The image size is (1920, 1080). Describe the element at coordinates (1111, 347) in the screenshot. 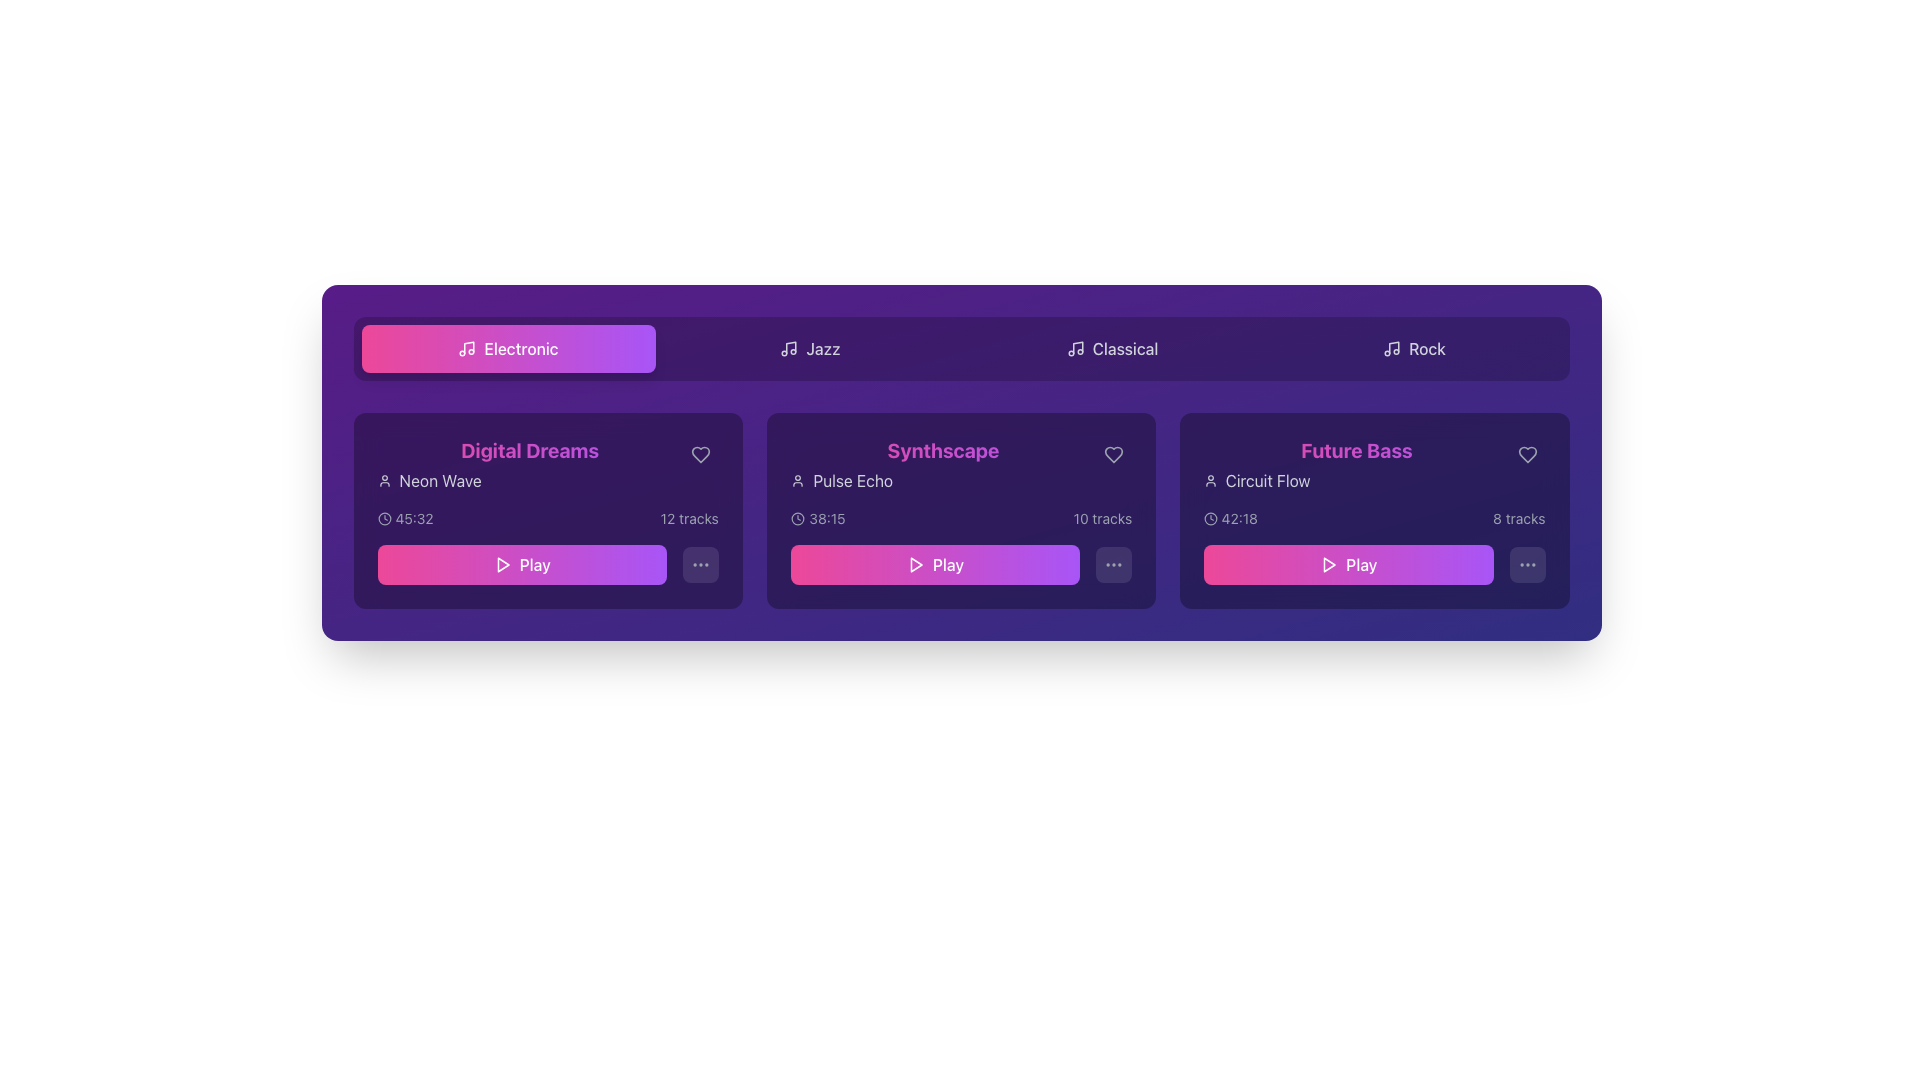

I see `the 'Classical' genre label, which is a text label with a music note icon, styled with light gray text on a dark purple background, positioned horizontally between 'Jazz' and 'Rock'` at that location.